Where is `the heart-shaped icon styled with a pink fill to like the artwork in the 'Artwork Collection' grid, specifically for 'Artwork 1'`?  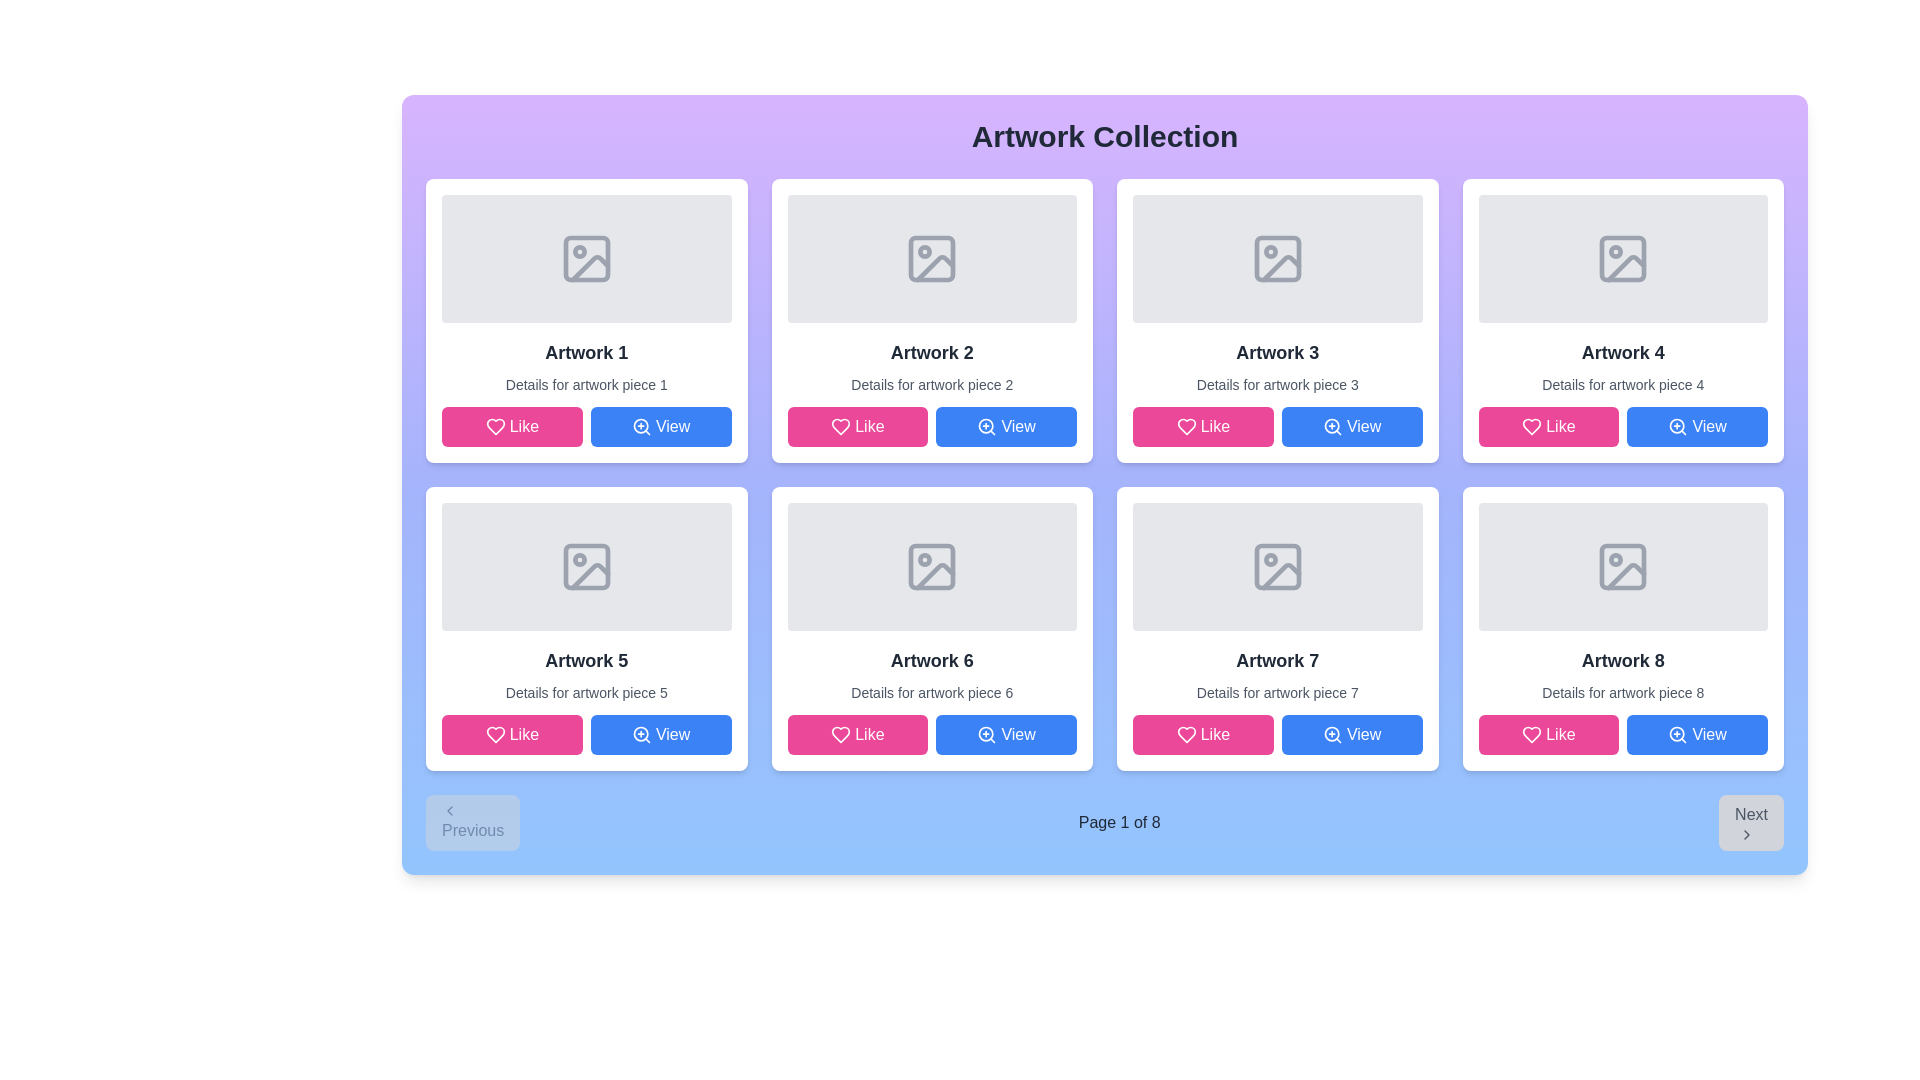 the heart-shaped icon styled with a pink fill to like the artwork in the 'Artwork Collection' grid, specifically for 'Artwork 1' is located at coordinates (495, 426).